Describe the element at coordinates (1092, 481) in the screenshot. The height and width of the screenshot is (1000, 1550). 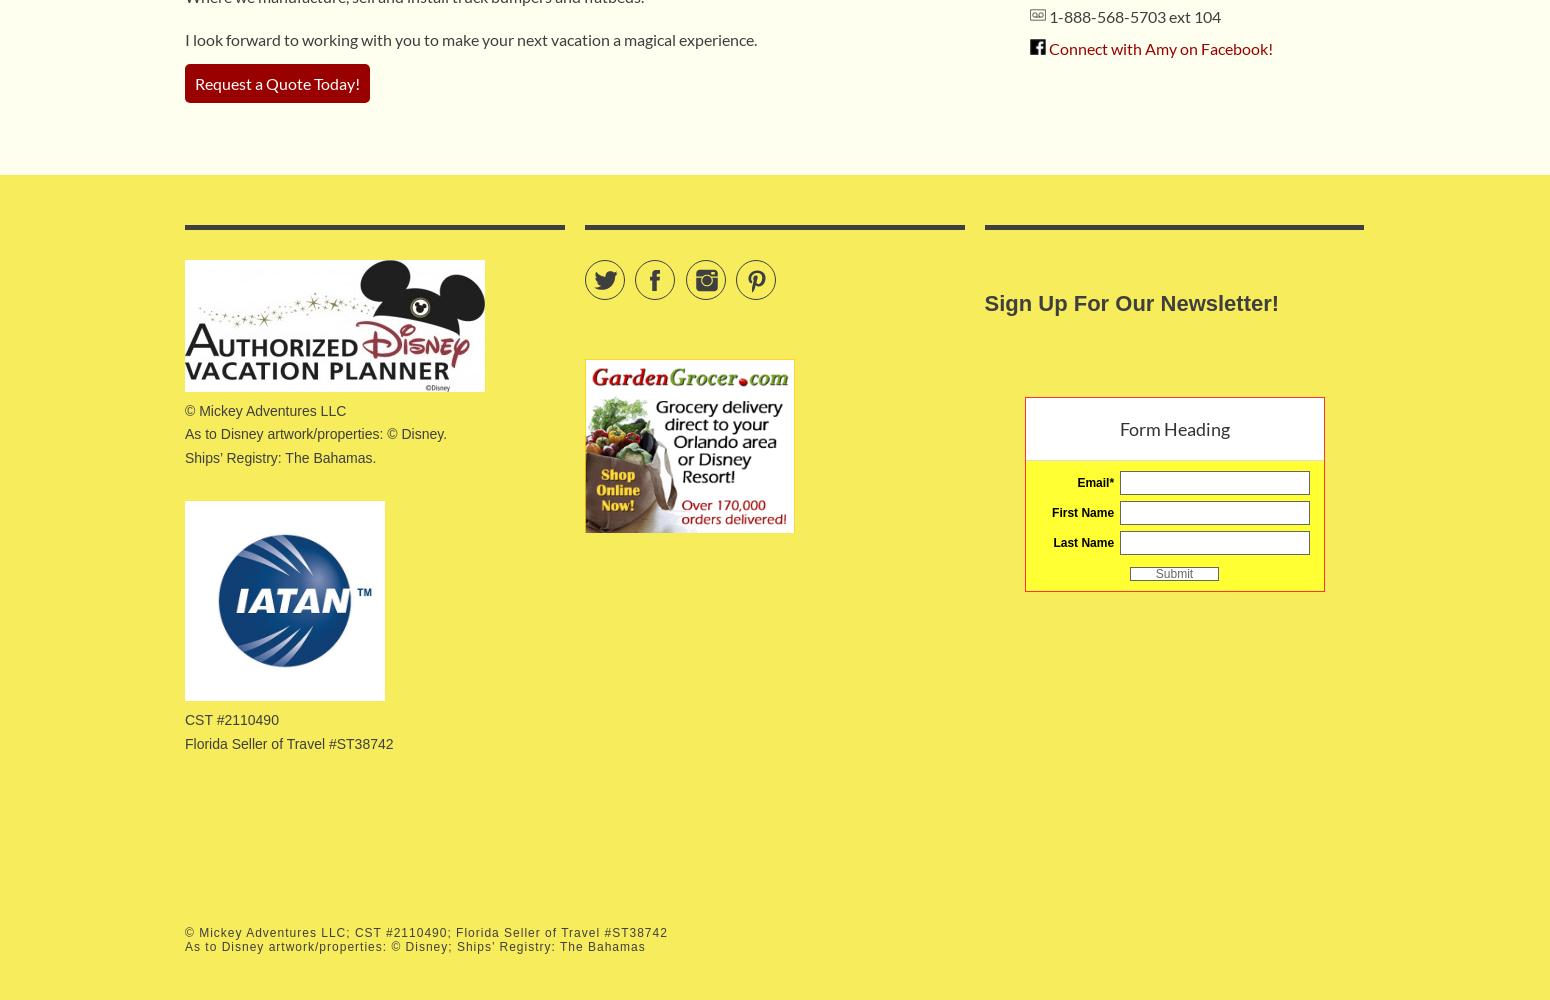
I see `'Email'` at that location.